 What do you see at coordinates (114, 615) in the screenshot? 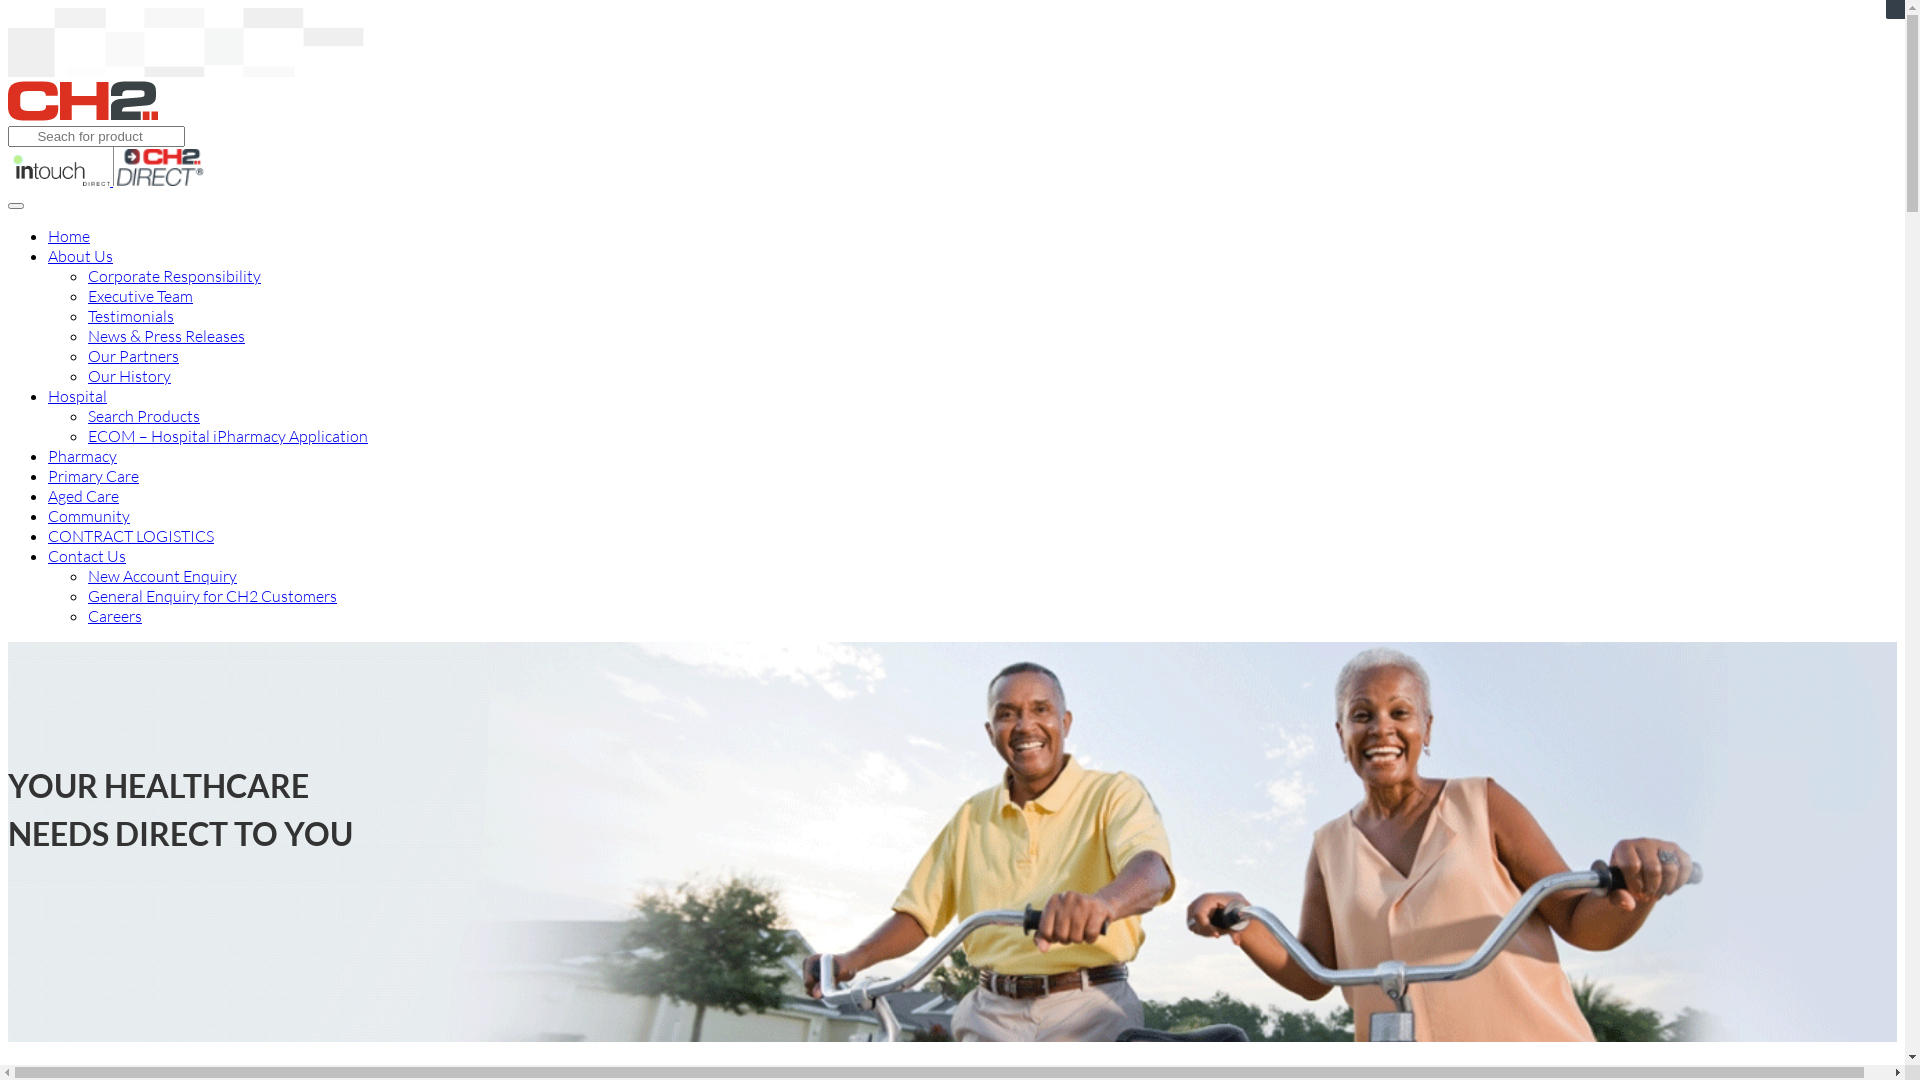
I see `'Careers'` at bounding box center [114, 615].